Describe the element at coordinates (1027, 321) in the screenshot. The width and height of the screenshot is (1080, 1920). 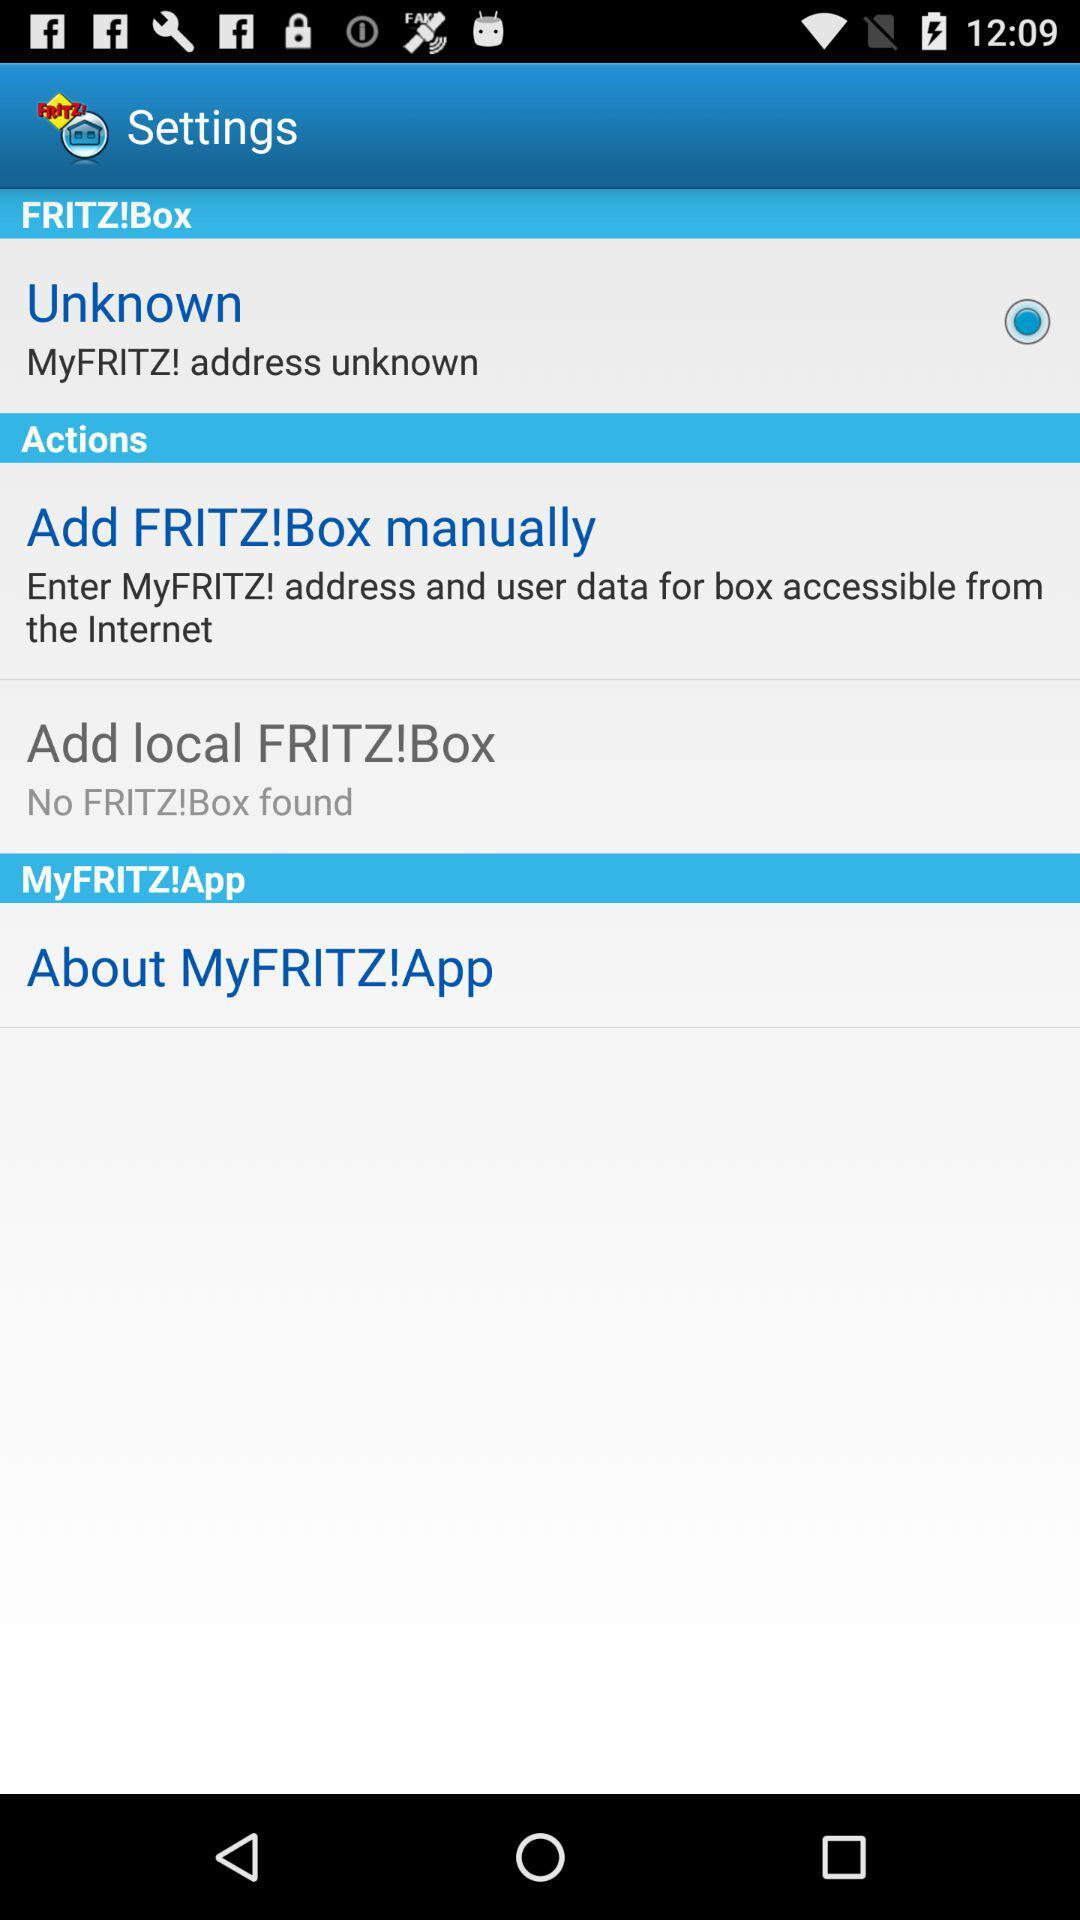
I see `icon next to the unknown` at that location.